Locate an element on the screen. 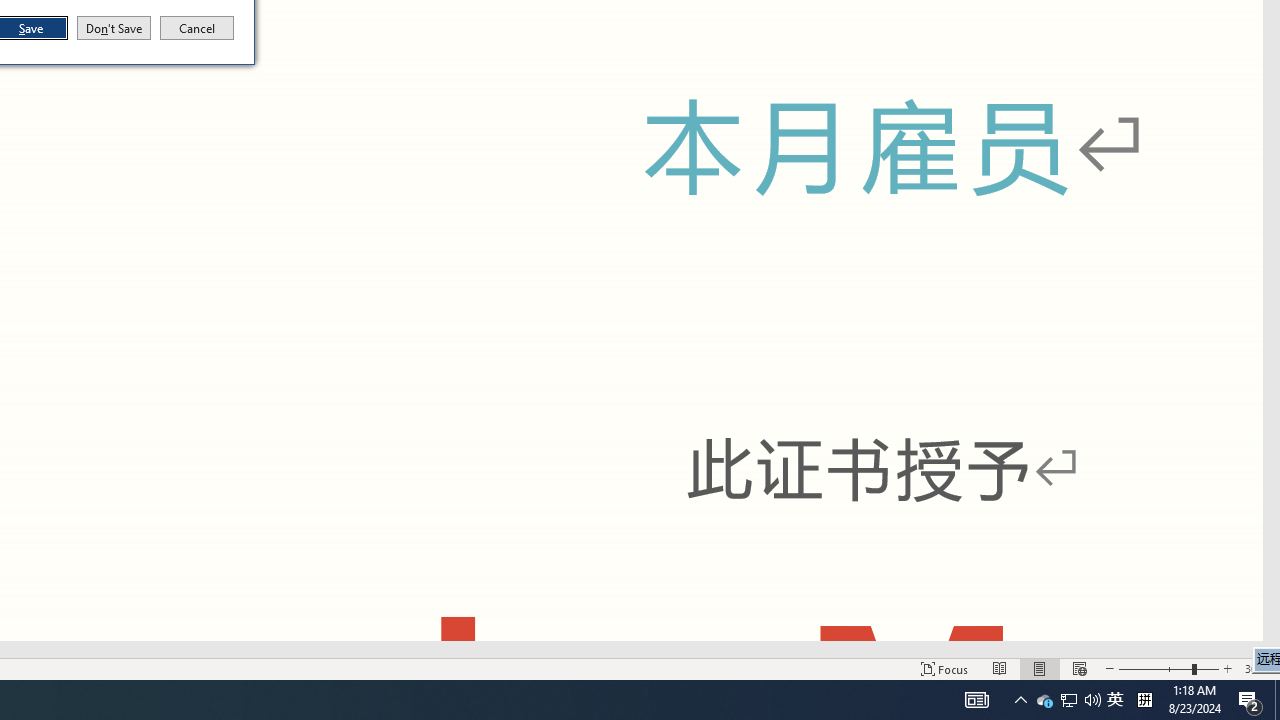 This screenshot has width=1280, height=720. 'Web Layout' is located at coordinates (1078, 669).